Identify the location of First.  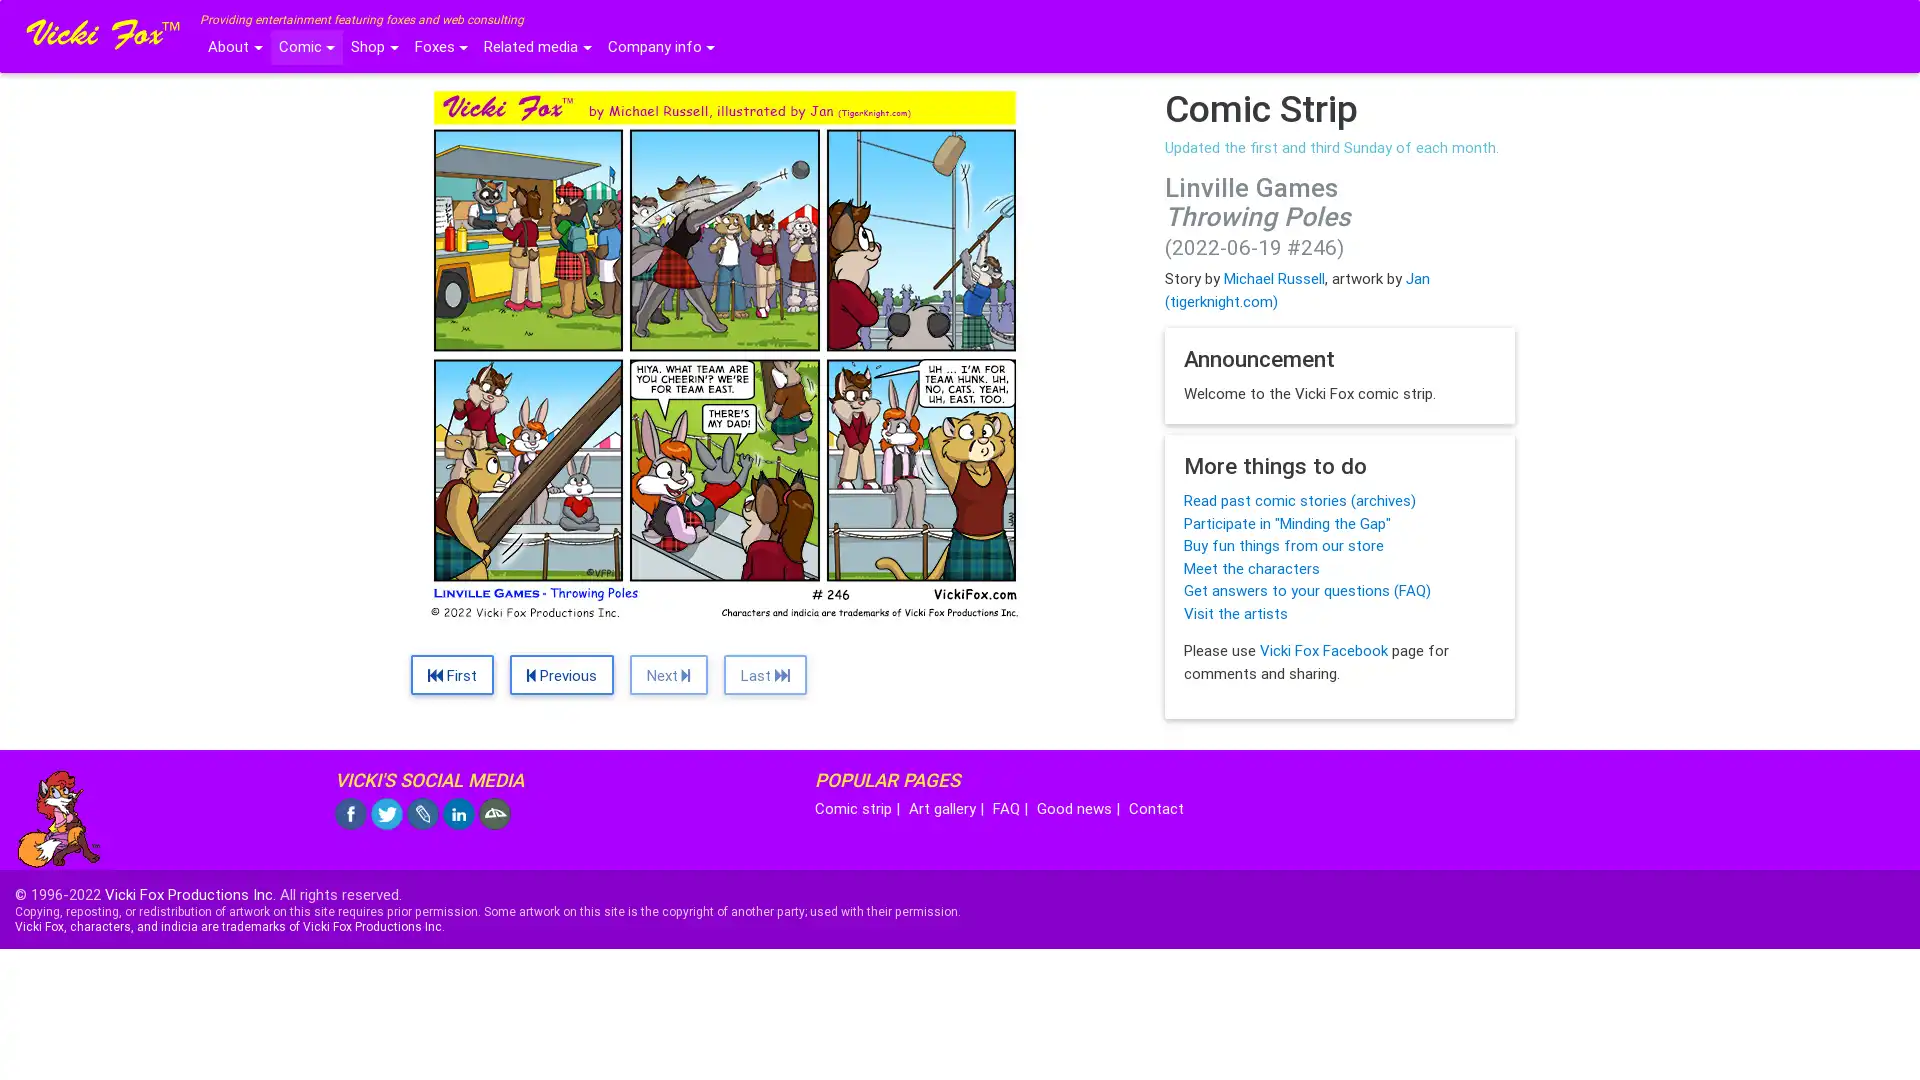
(451, 675).